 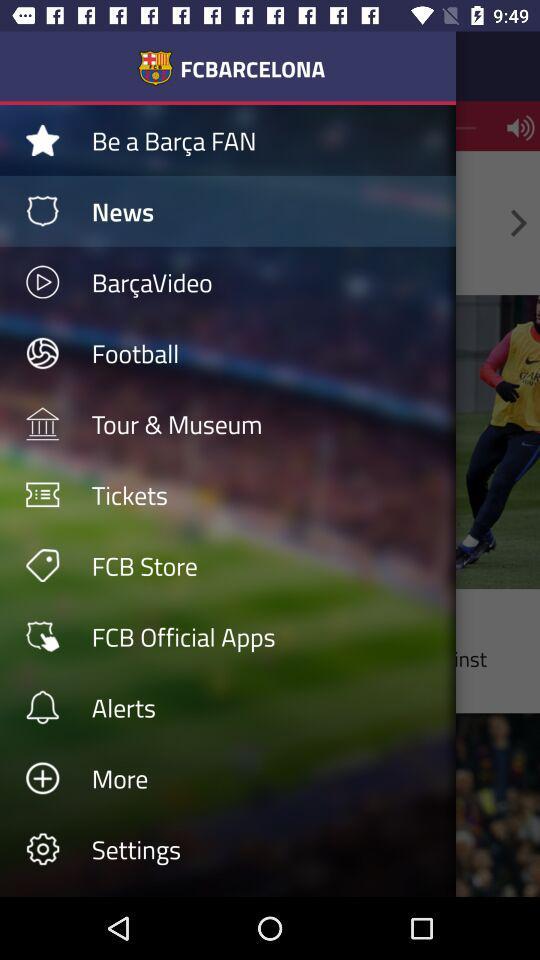 I want to click on the star icon, so click(x=26, y=127).